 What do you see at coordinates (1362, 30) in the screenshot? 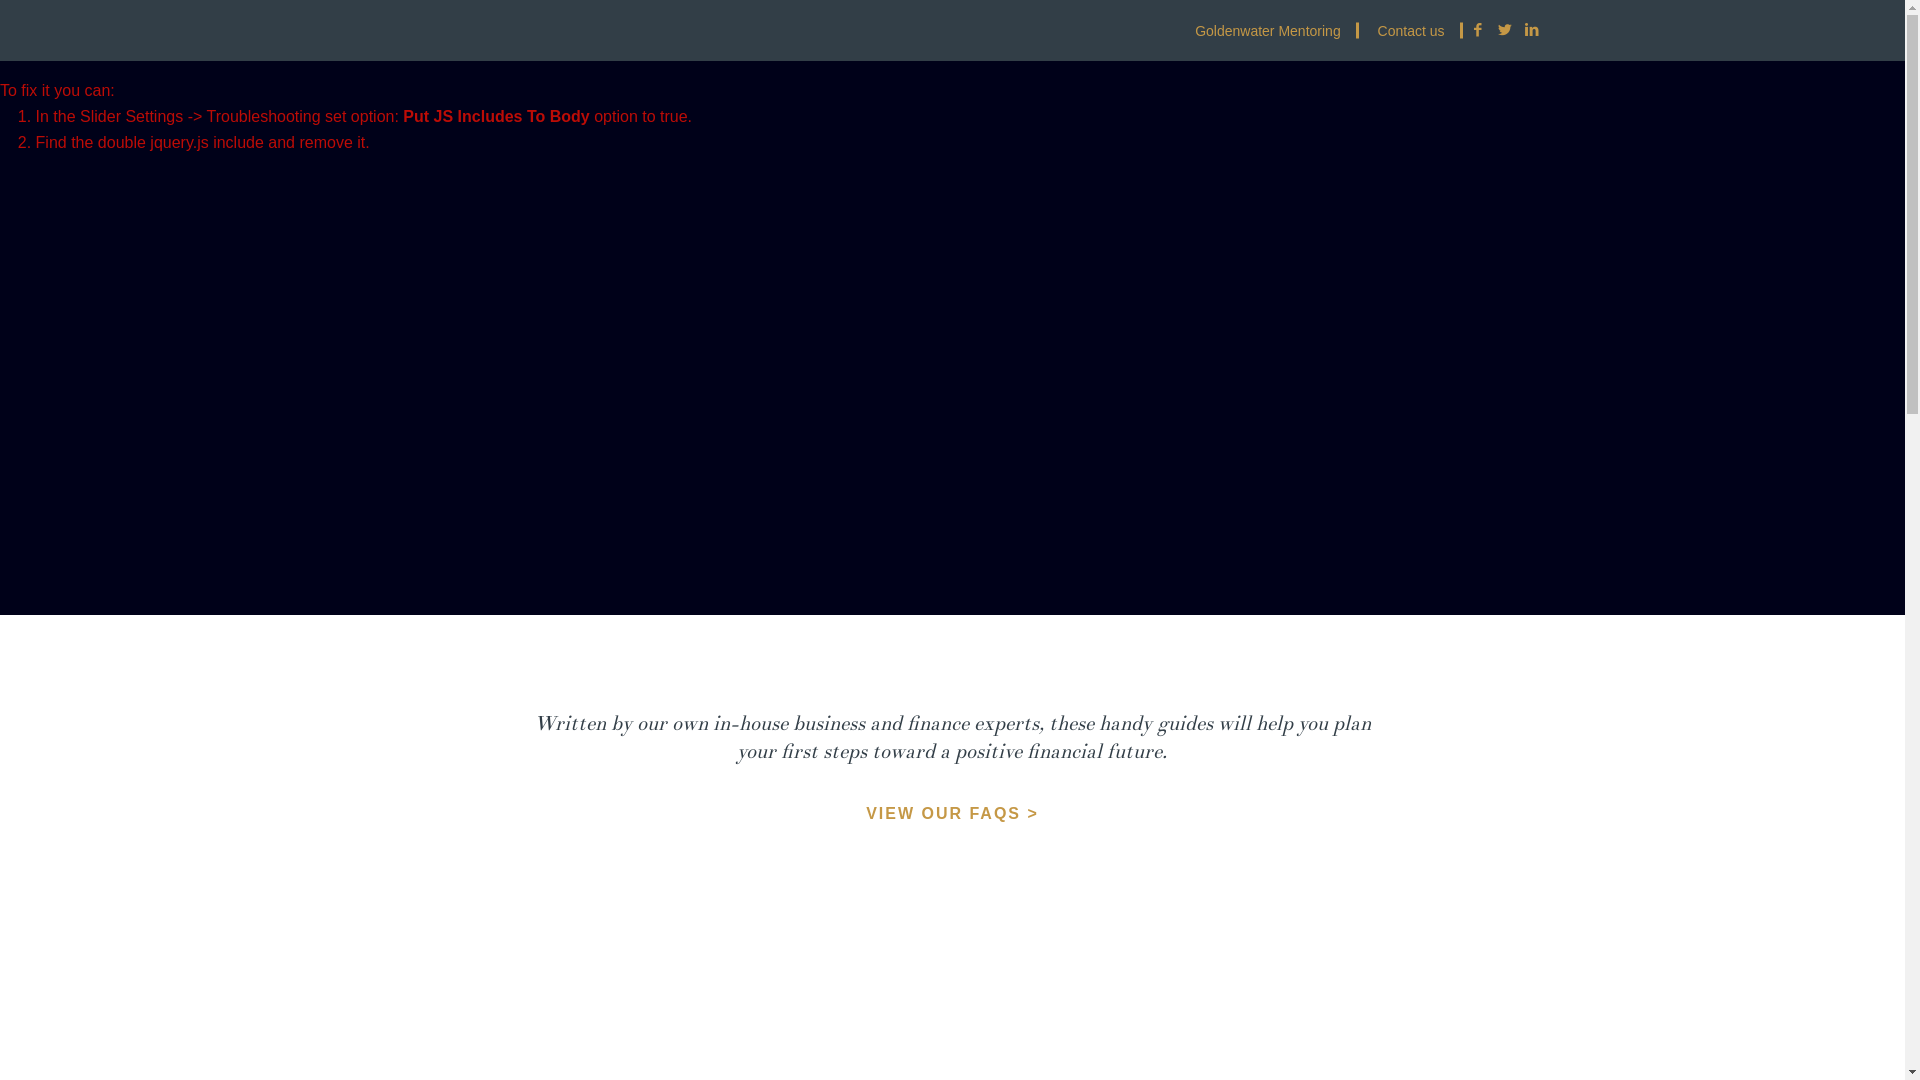
I see `'Contact us'` at bounding box center [1362, 30].